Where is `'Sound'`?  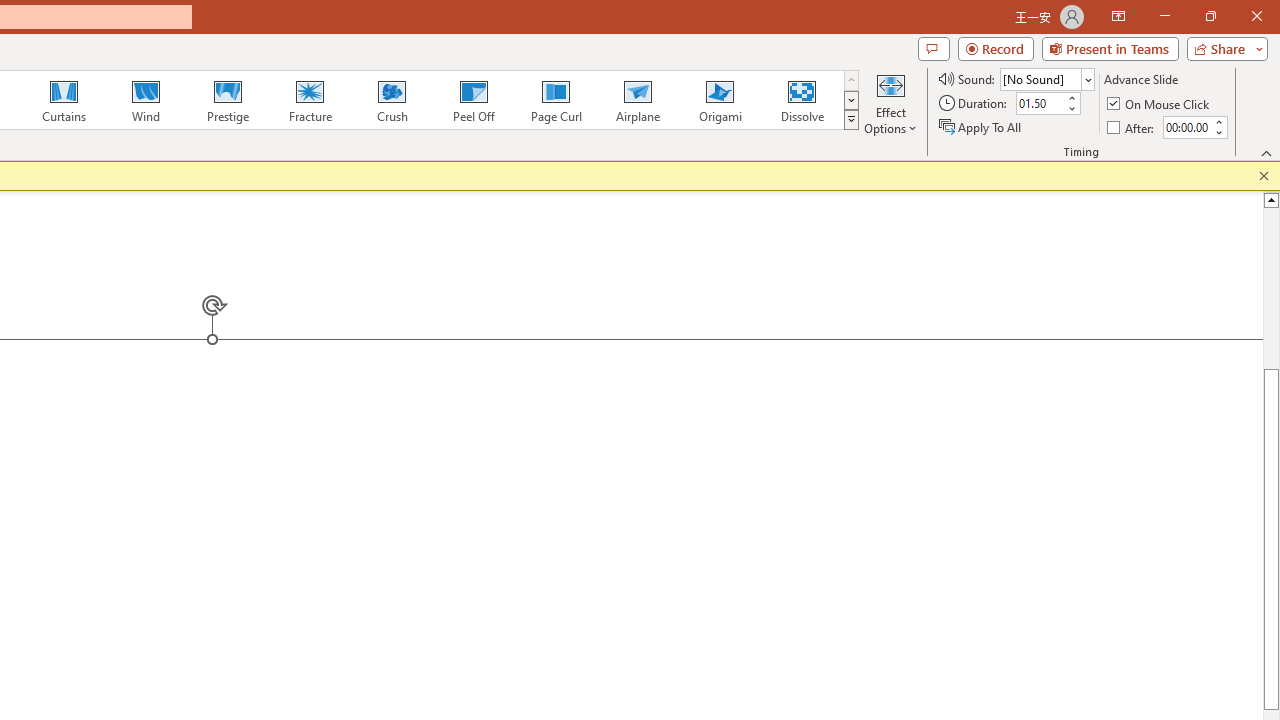
'Sound' is located at coordinates (1046, 78).